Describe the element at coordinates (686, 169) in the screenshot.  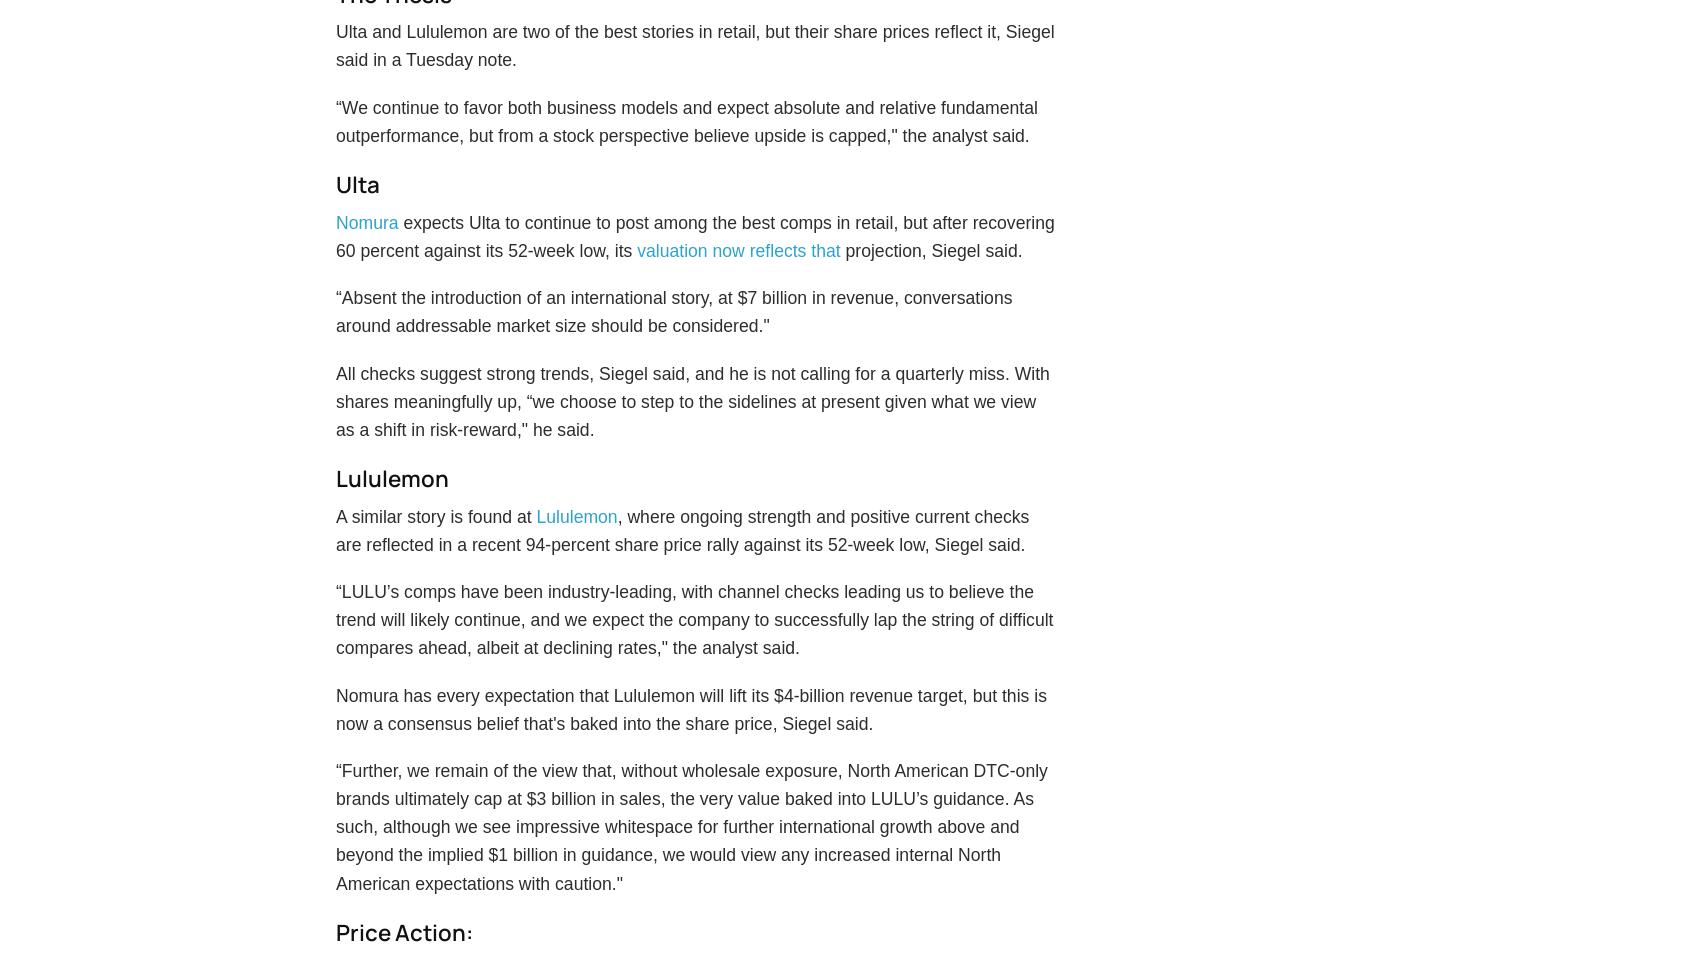
I see `'“We continue to favor both business models and expect absolute and relative fundamental outperformance, but from a stock perspective believe upside is capped," the analyst said.'` at that location.